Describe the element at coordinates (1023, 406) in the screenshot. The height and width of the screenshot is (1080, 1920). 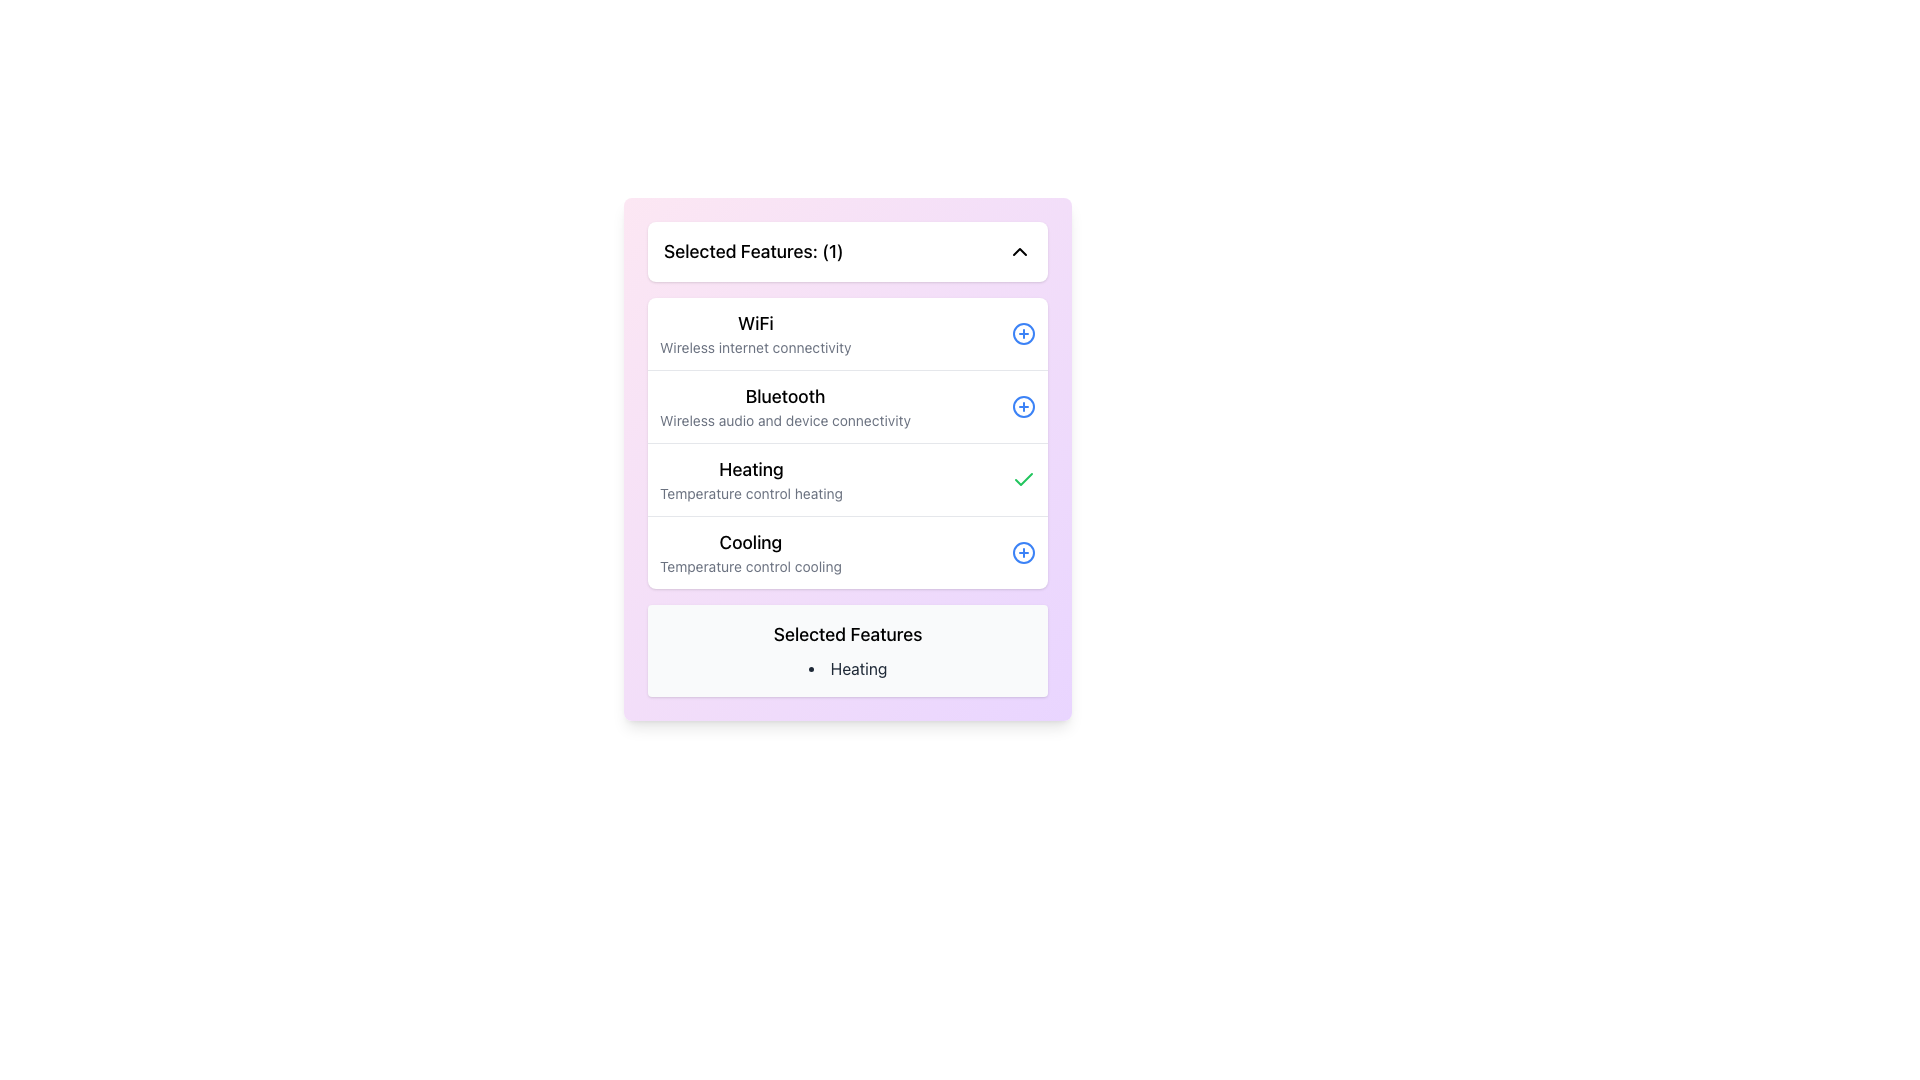
I see `the rightmost button in the 'Bluetooth' list item` at that location.